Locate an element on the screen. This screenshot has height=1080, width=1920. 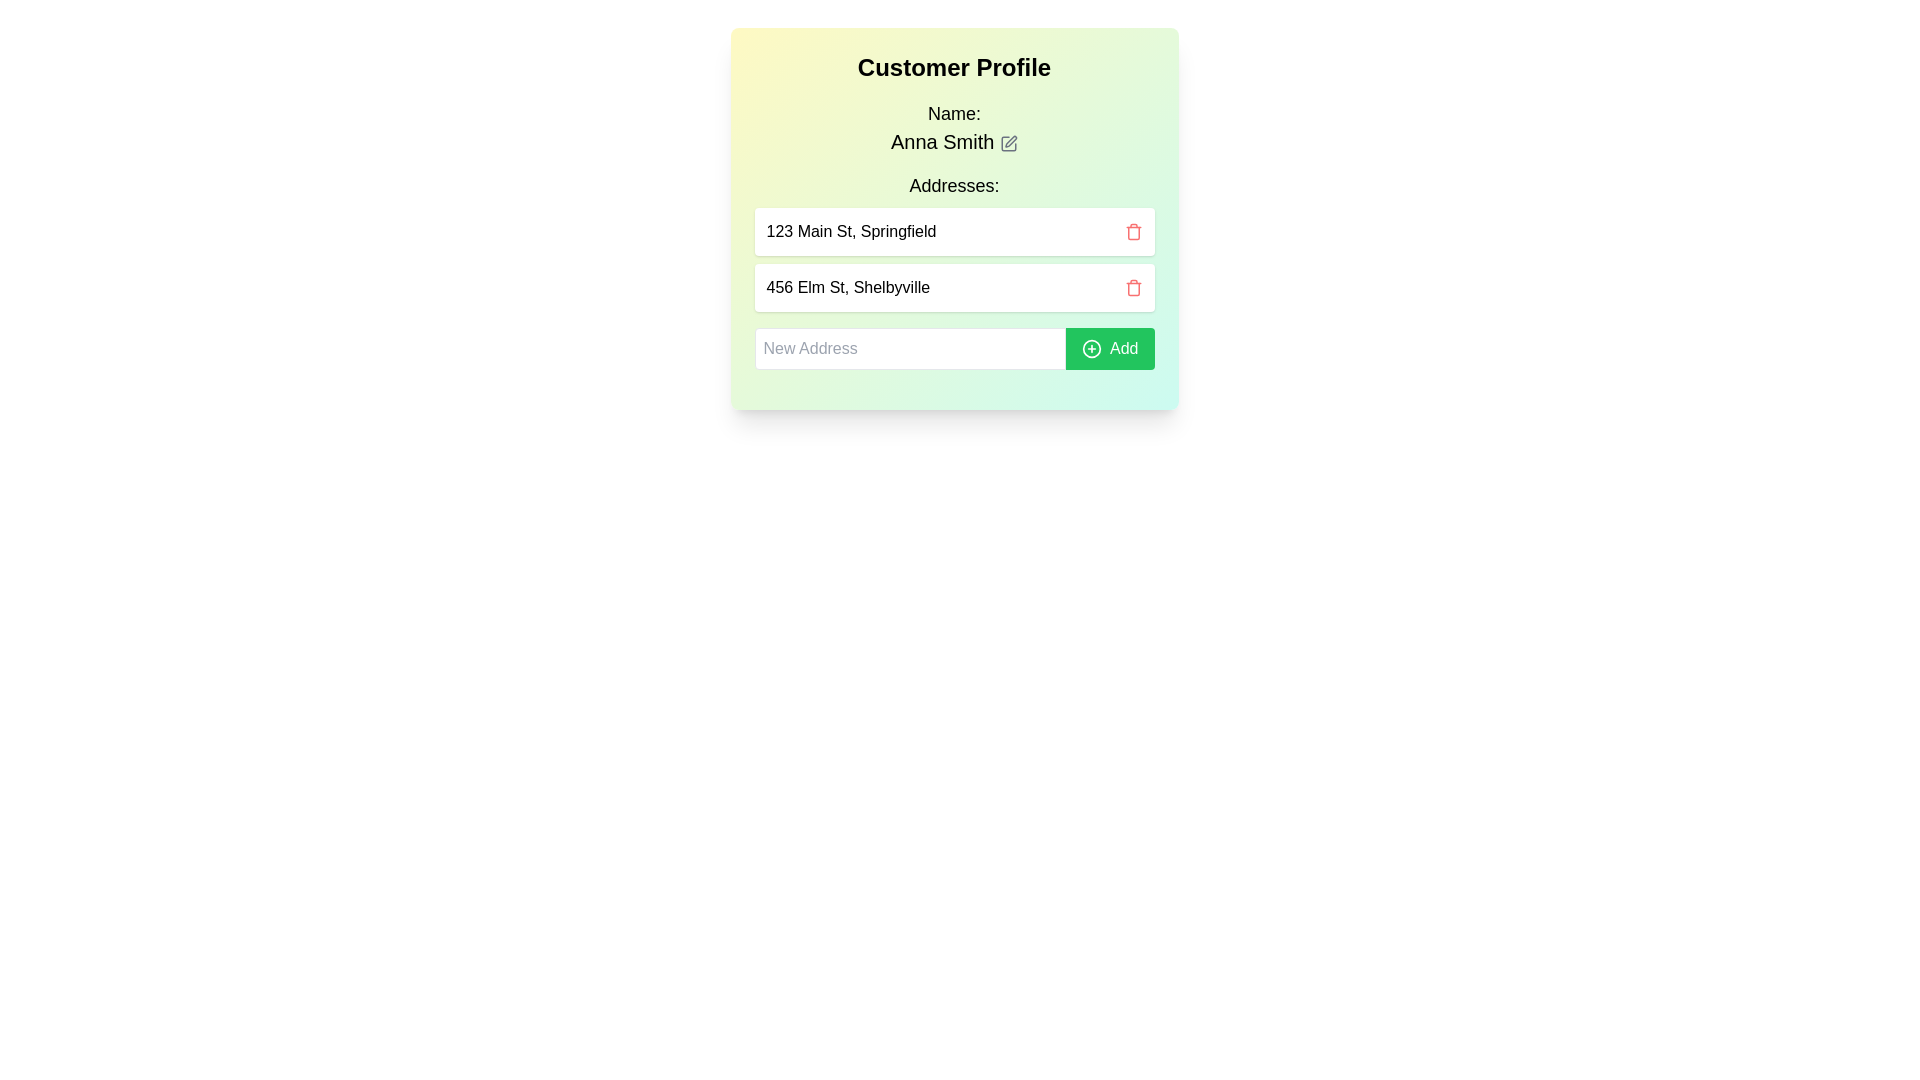
the text label displaying 'Anna Smith' is located at coordinates (953, 141).